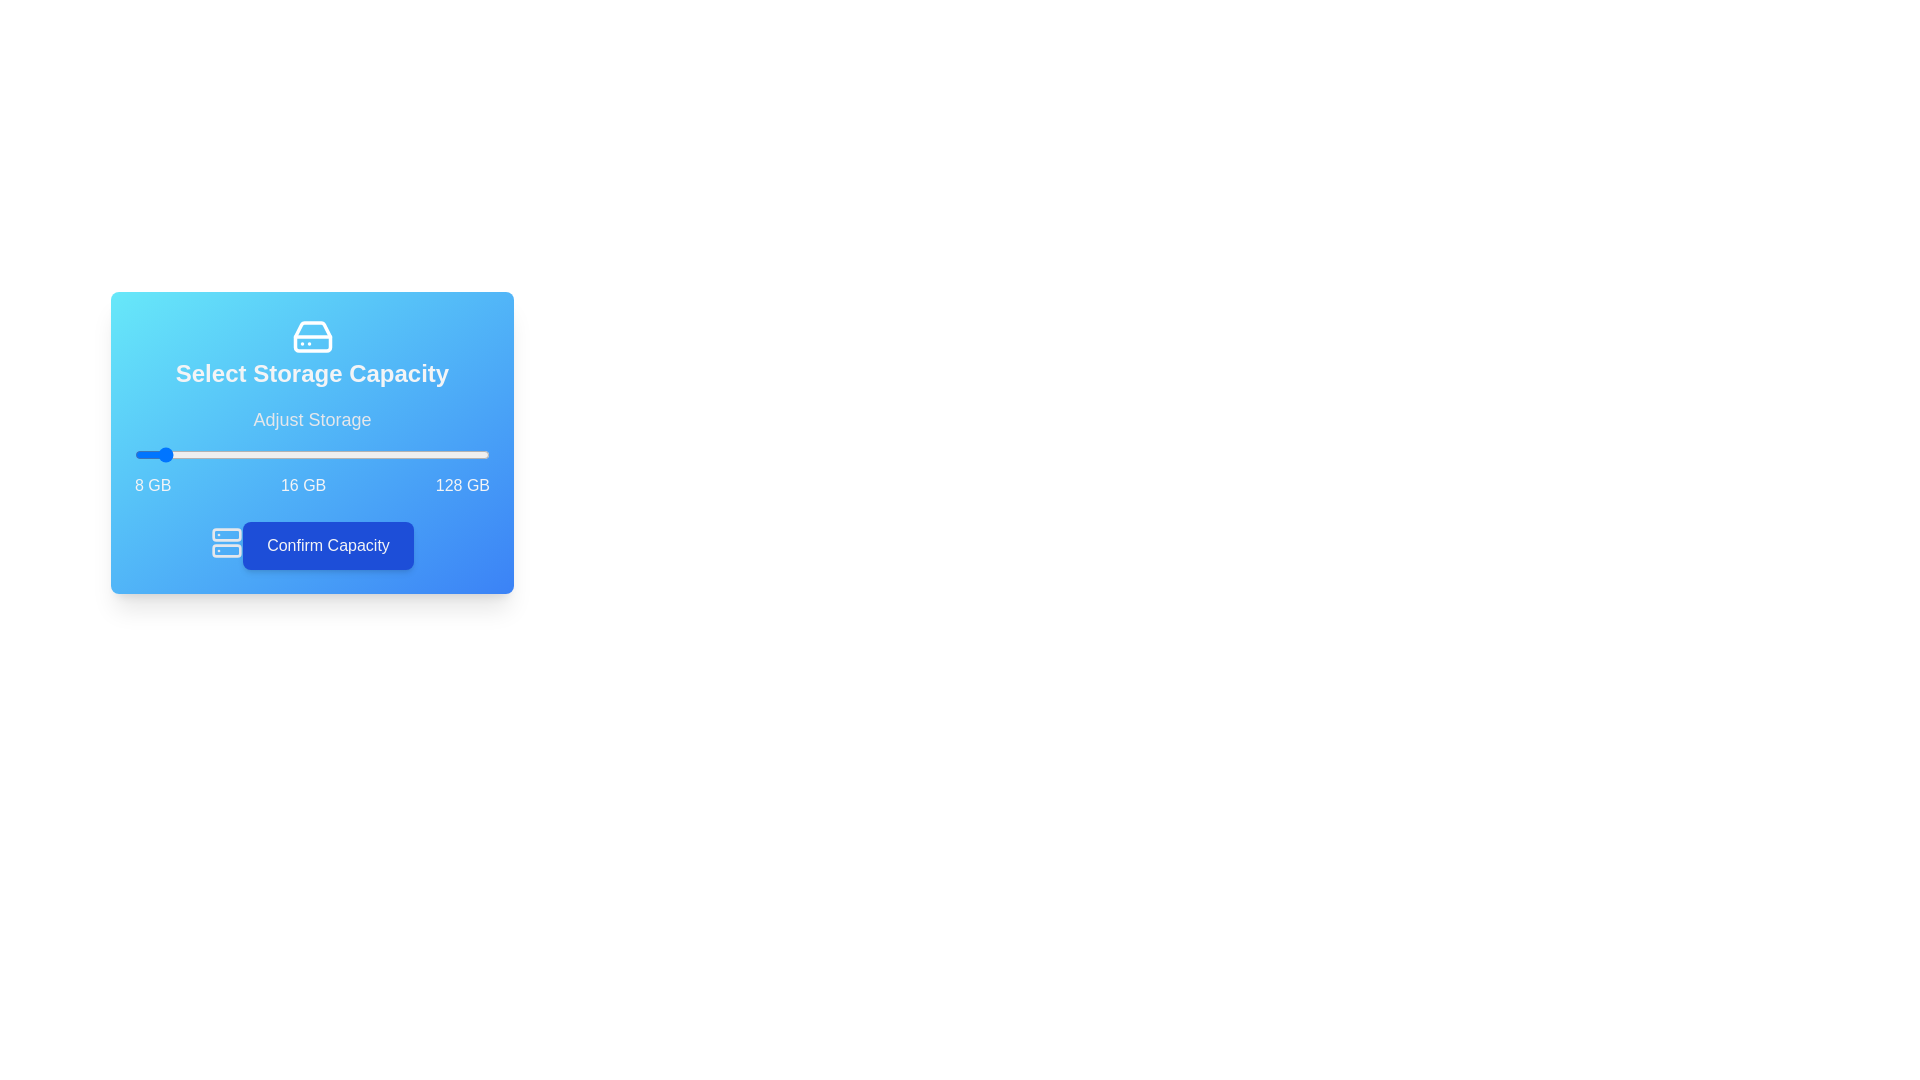 This screenshot has width=1920, height=1080. I want to click on the confirm button to visually inspect its graphical response, so click(327, 546).